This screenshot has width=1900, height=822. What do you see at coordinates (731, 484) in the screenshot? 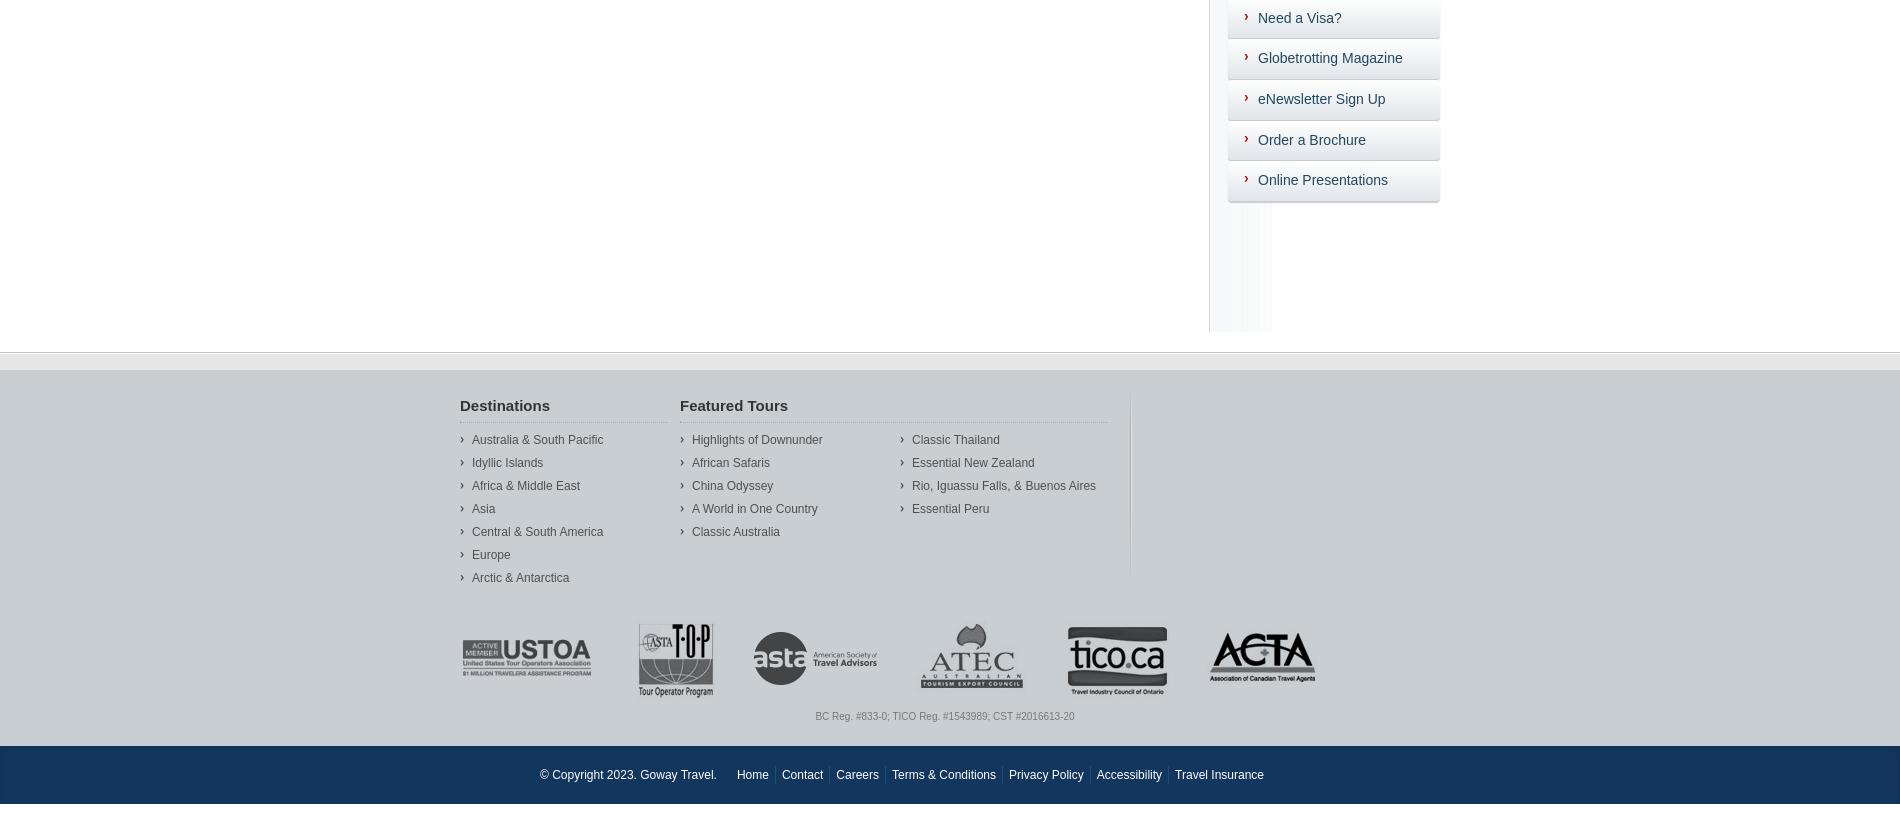
I see `'China Odyssey'` at bounding box center [731, 484].